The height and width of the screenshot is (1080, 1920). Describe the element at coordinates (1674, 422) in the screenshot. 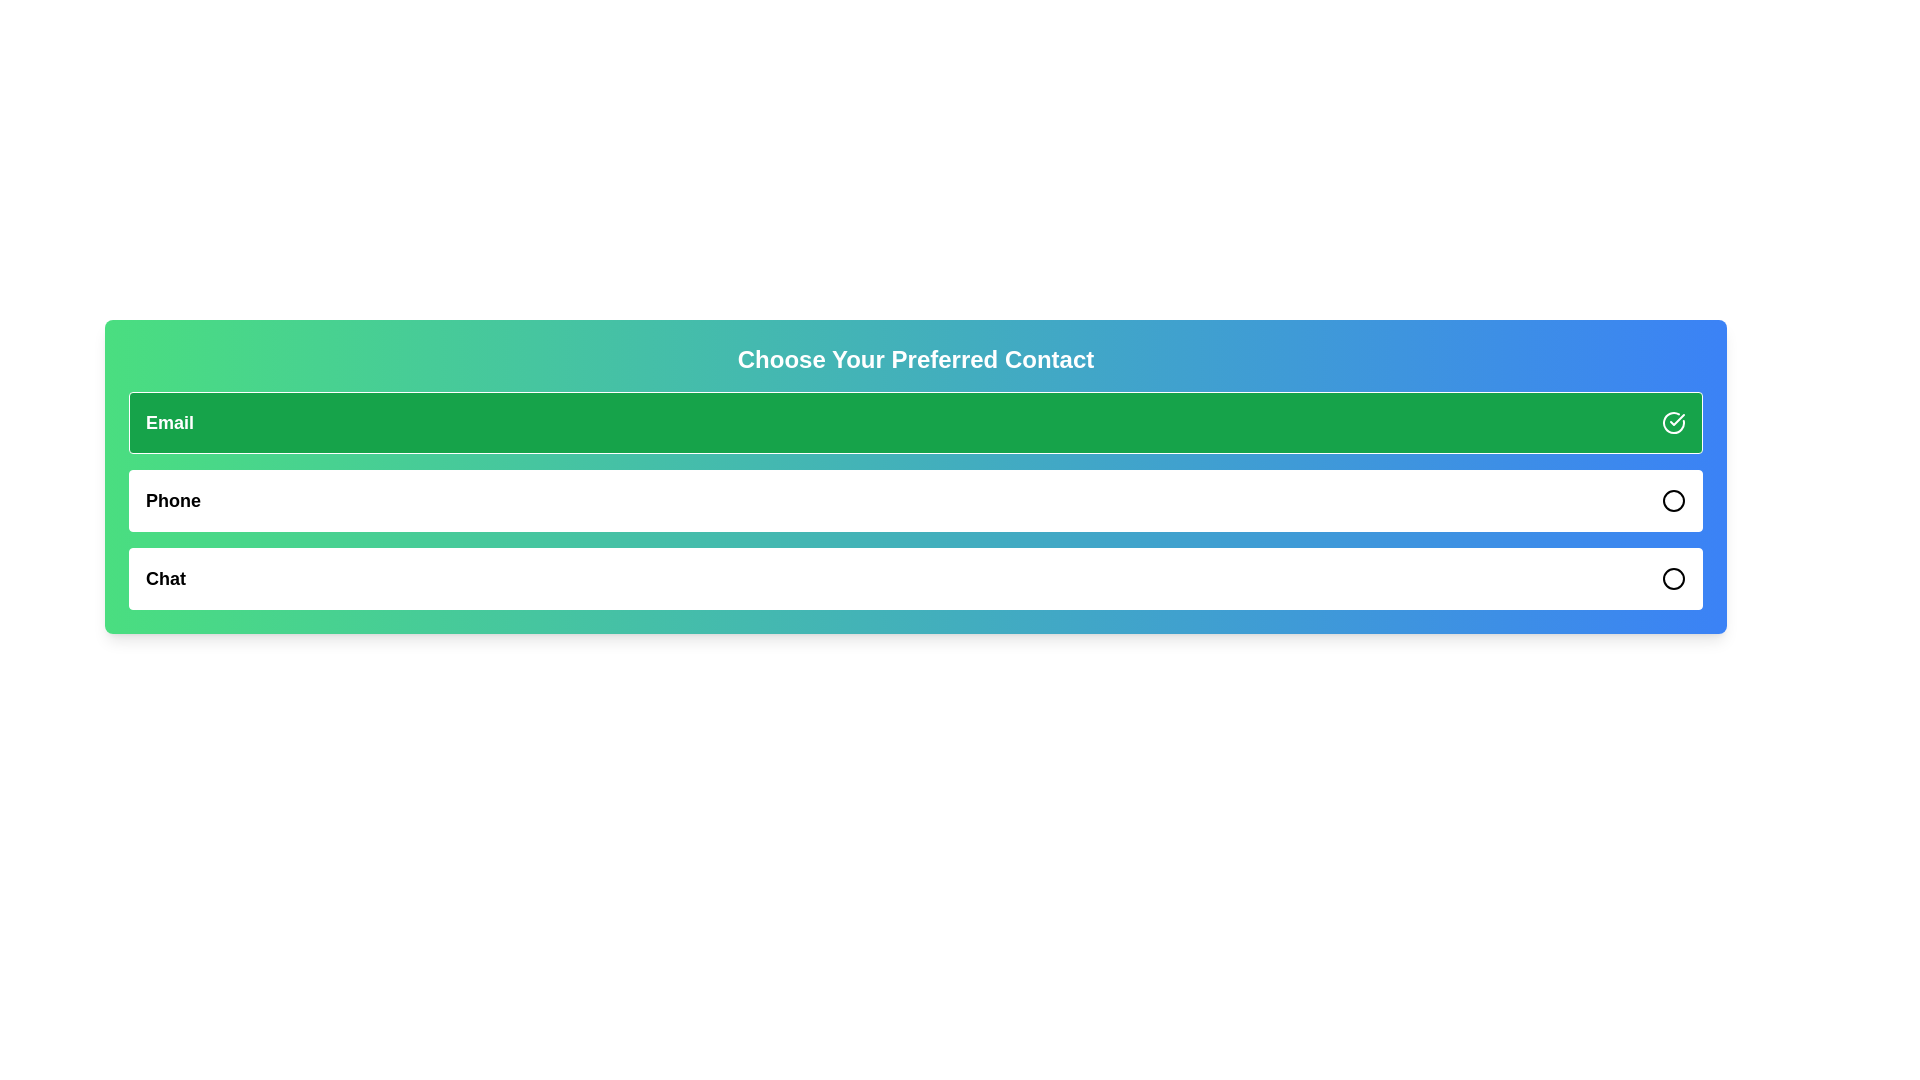

I see `the Icon (Selection Indicator) which is a circle with a checkmark, located to the right of the 'Email' option in the contact preferences list` at that location.